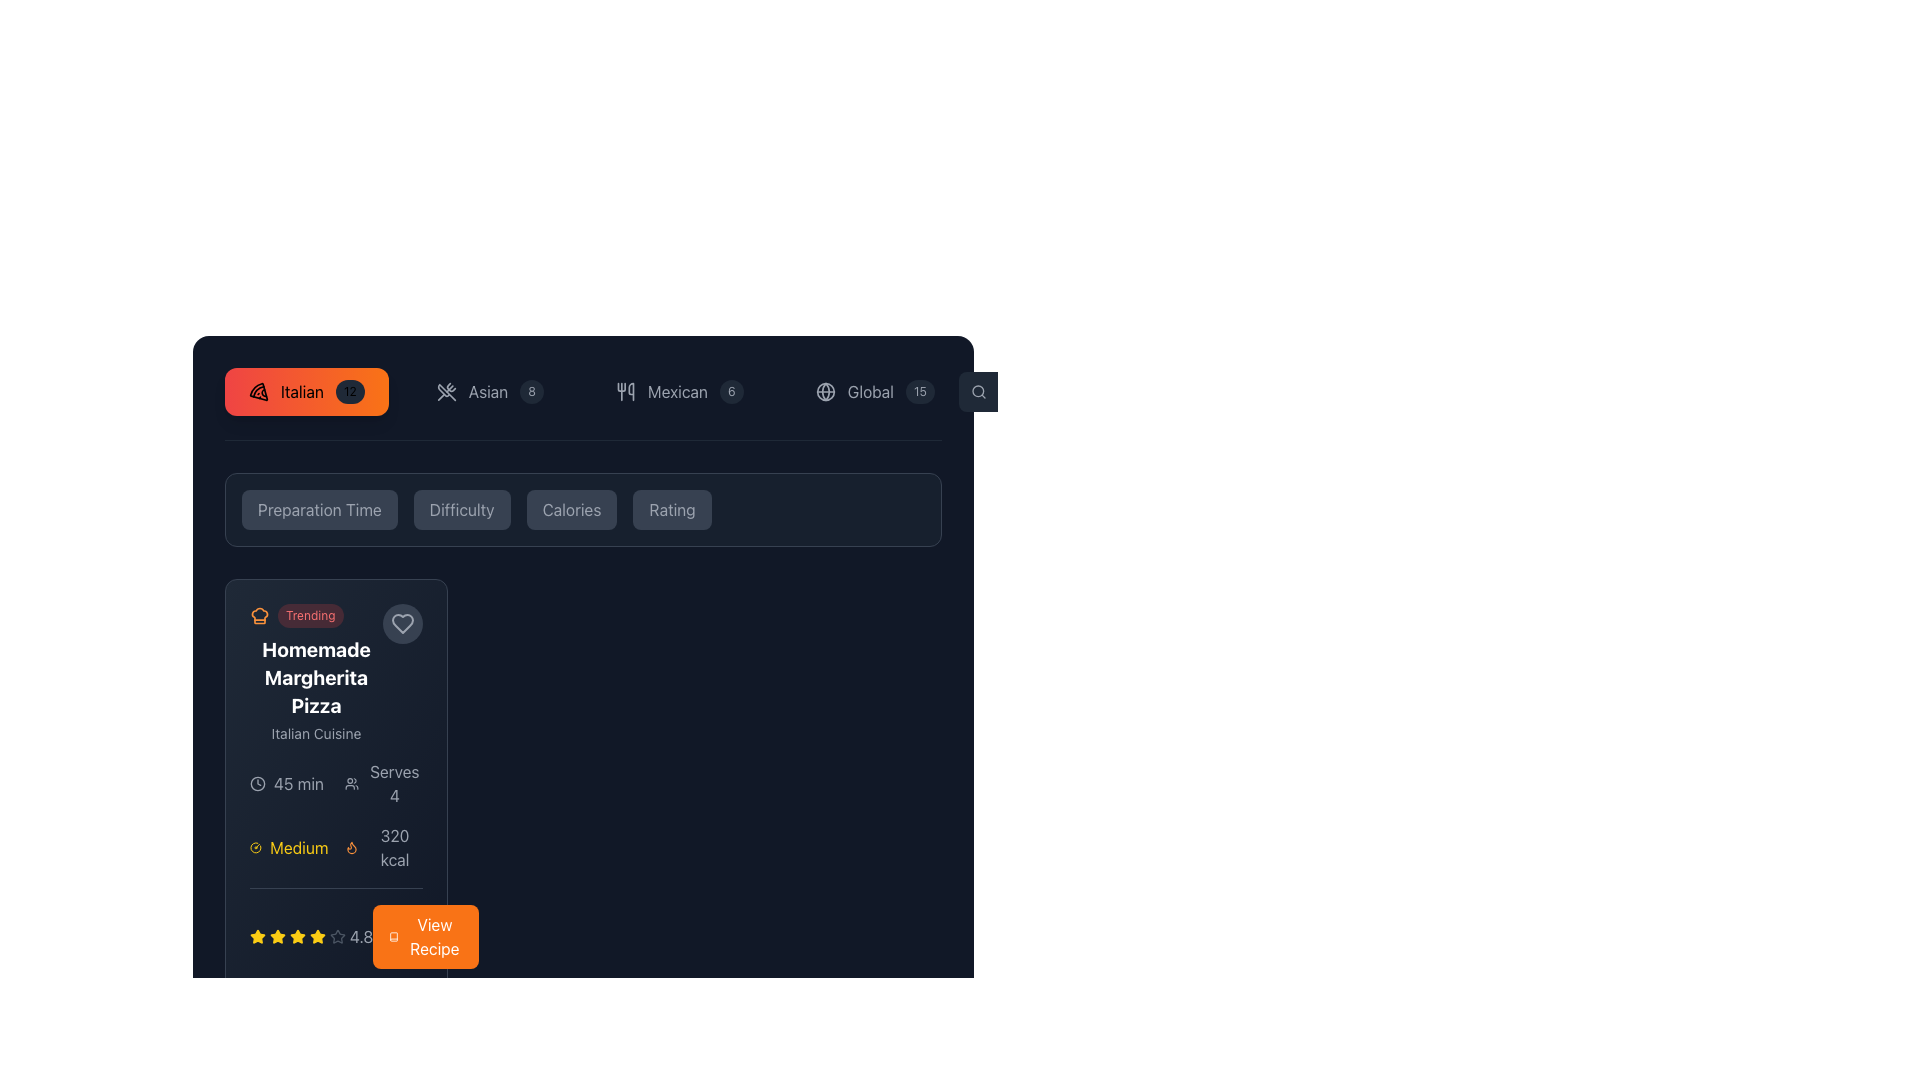 This screenshot has height=1080, width=1920. I want to click on the third button in the navigation list of cuisine categories, which filters content, so click(590, 392).